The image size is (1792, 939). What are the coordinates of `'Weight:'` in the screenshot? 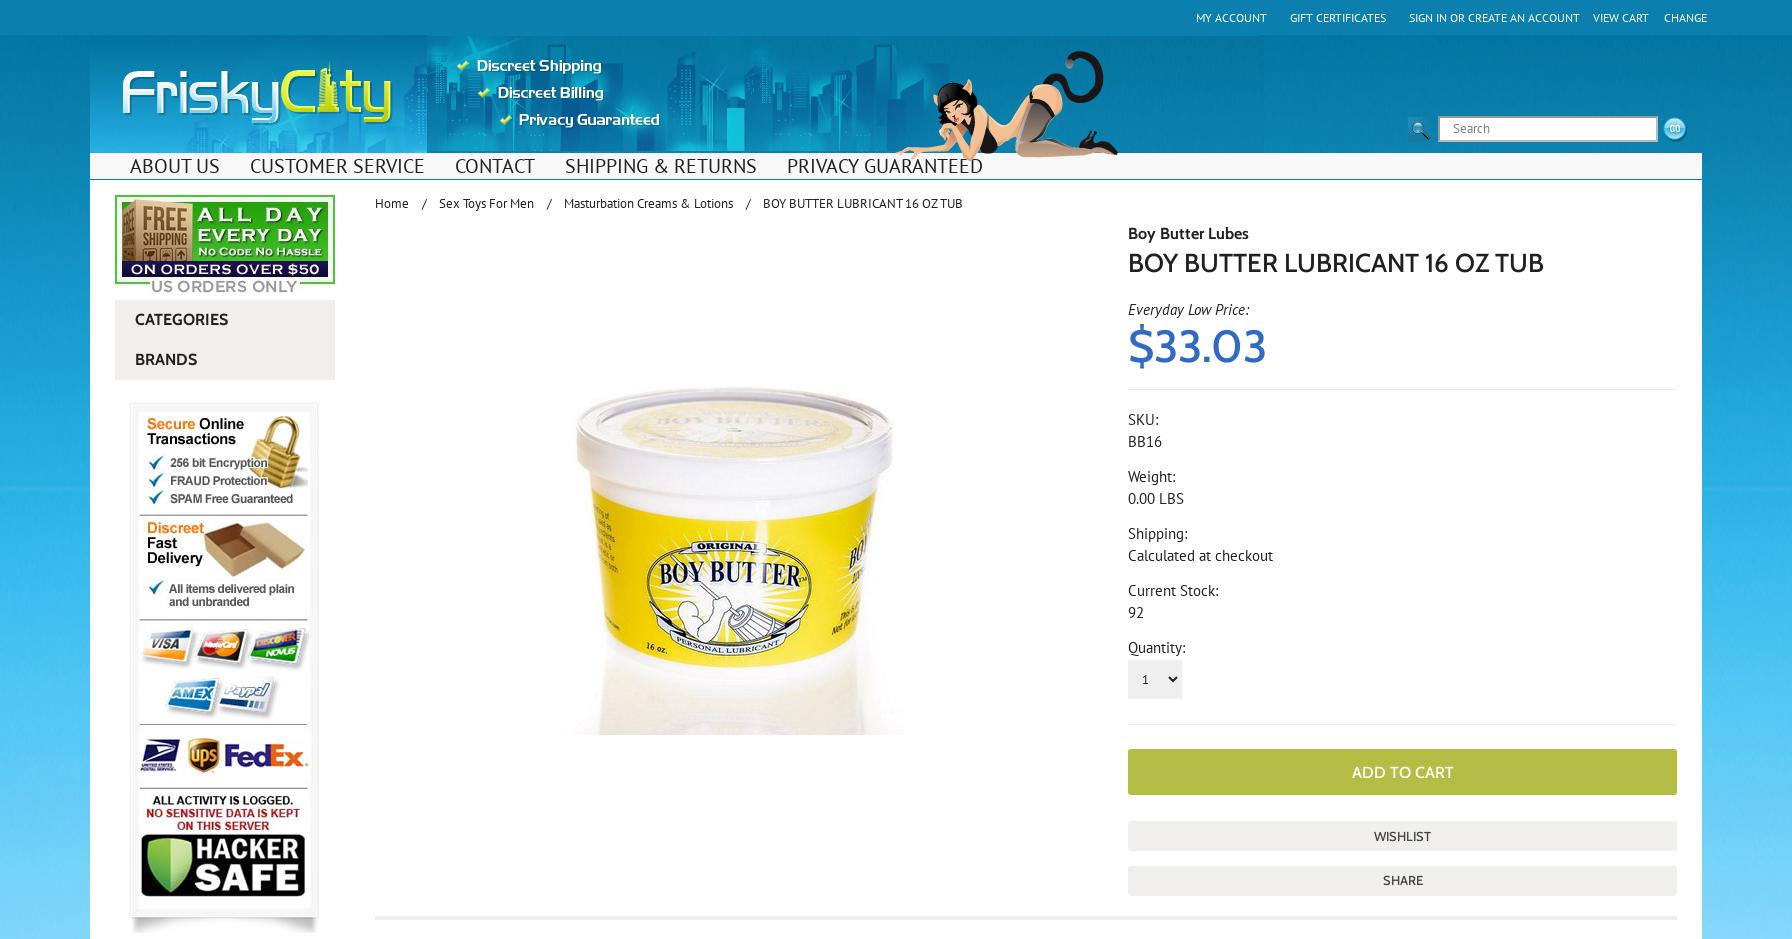 It's located at (1151, 475).